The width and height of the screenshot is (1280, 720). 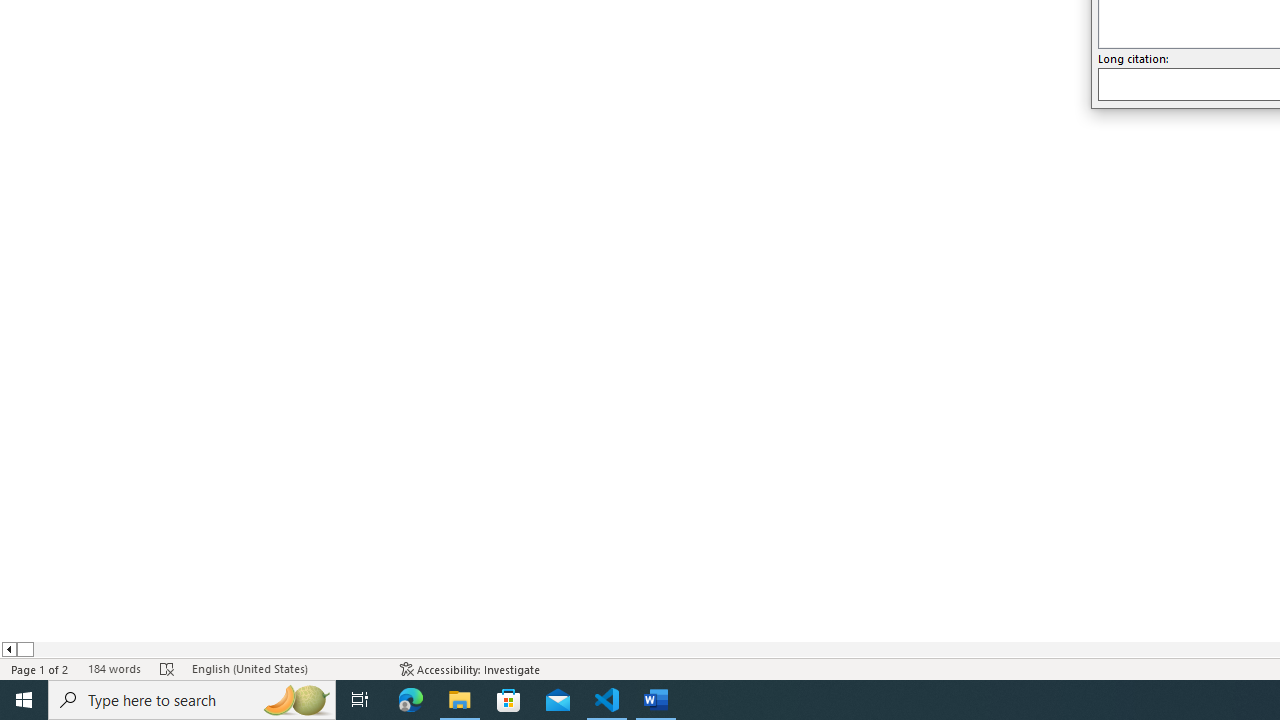 What do you see at coordinates (656, 698) in the screenshot?
I see `'Word - 1 running window'` at bounding box center [656, 698].